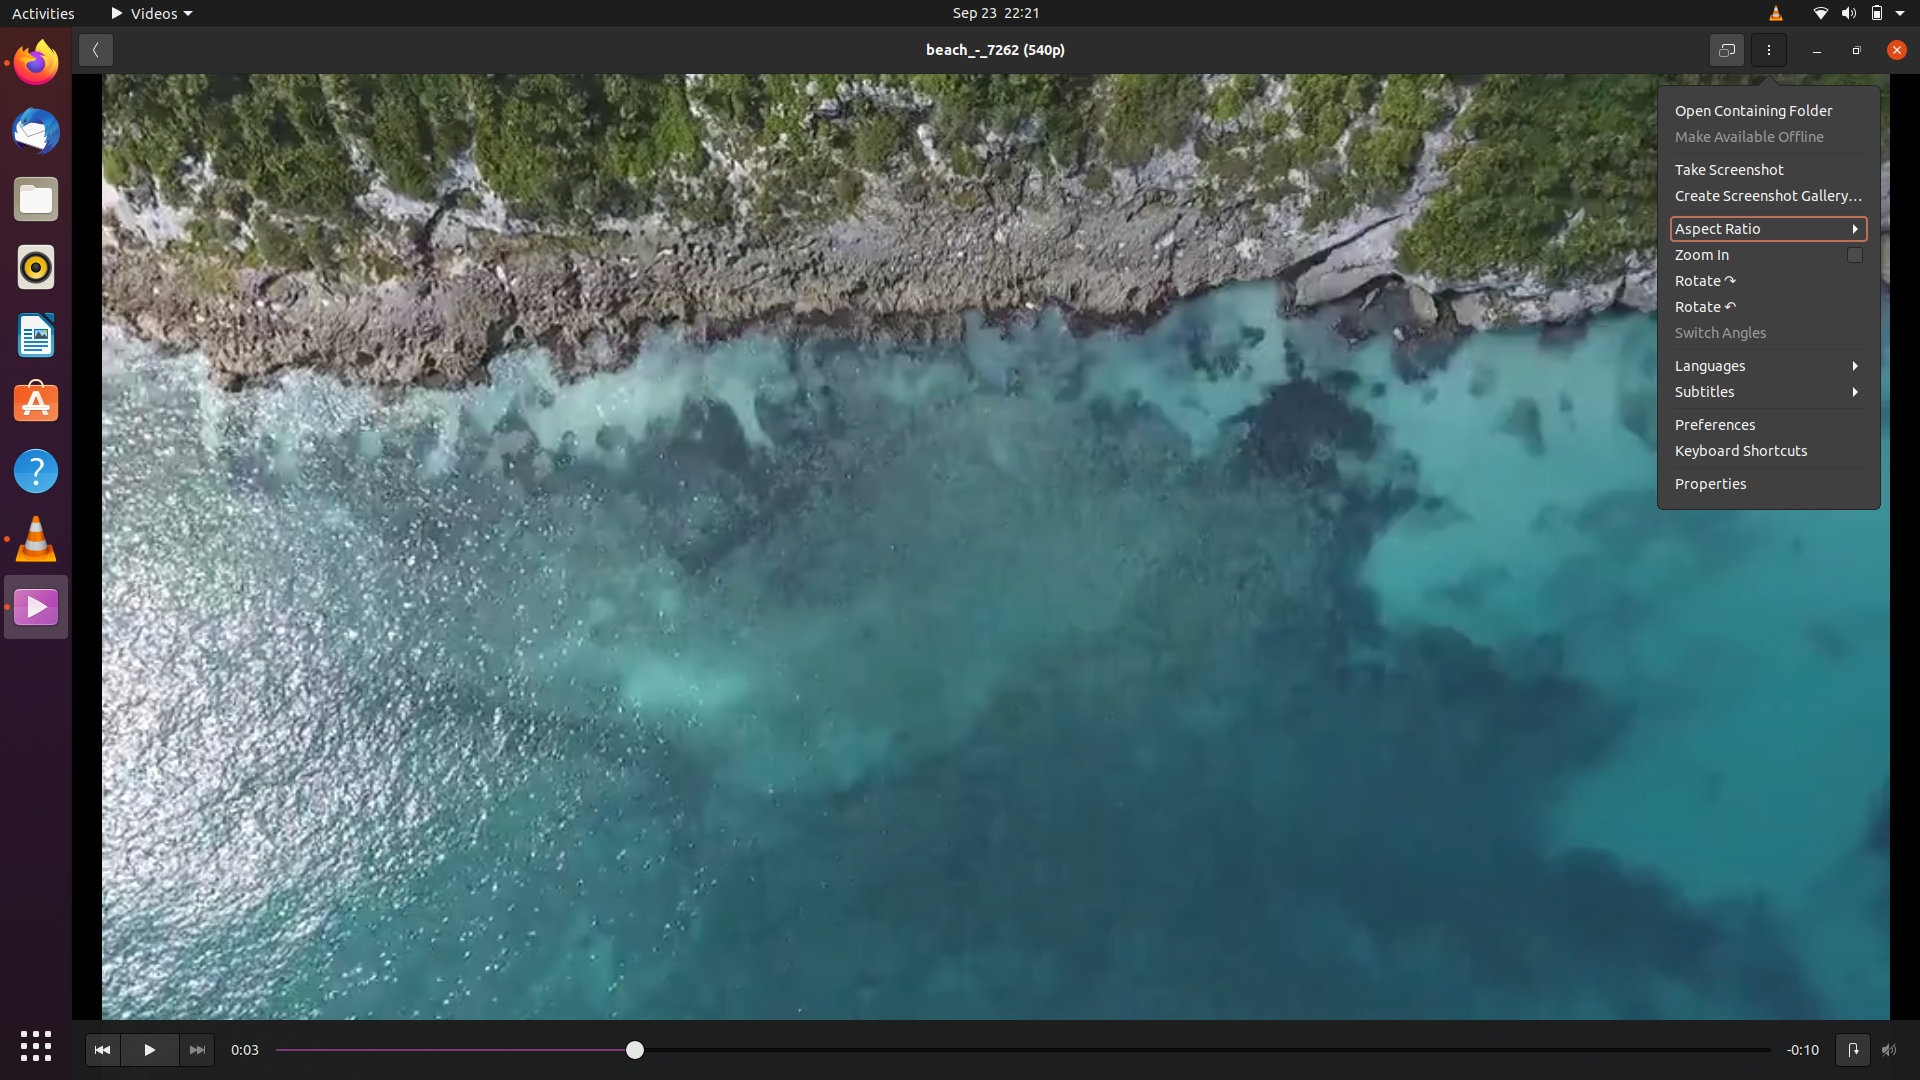 The height and width of the screenshot is (1080, 1920). Describe the element at coordinates (1771, 391) in the screenshot. I see `Shift the subtitle language to the second option from the list` at that location.